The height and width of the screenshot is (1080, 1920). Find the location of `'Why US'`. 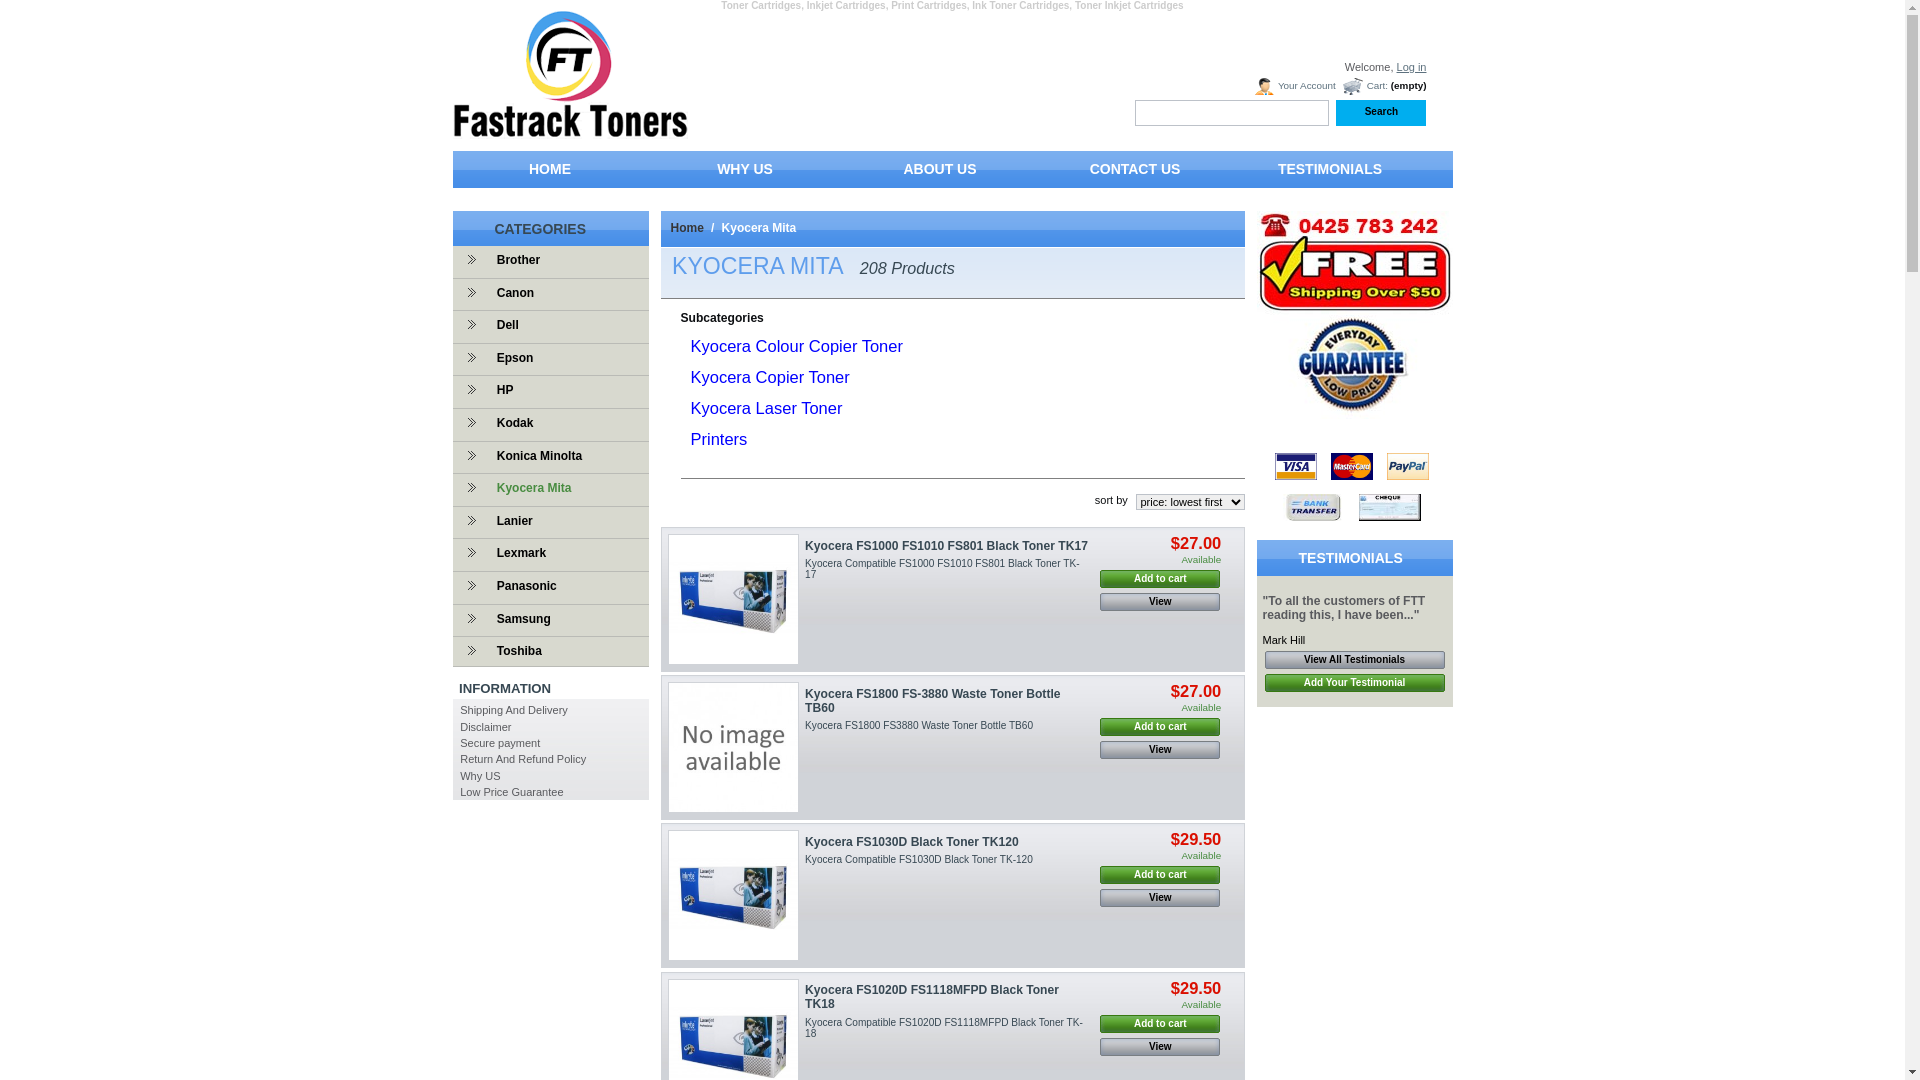

'Why US' is located at coordinates (480, 774).